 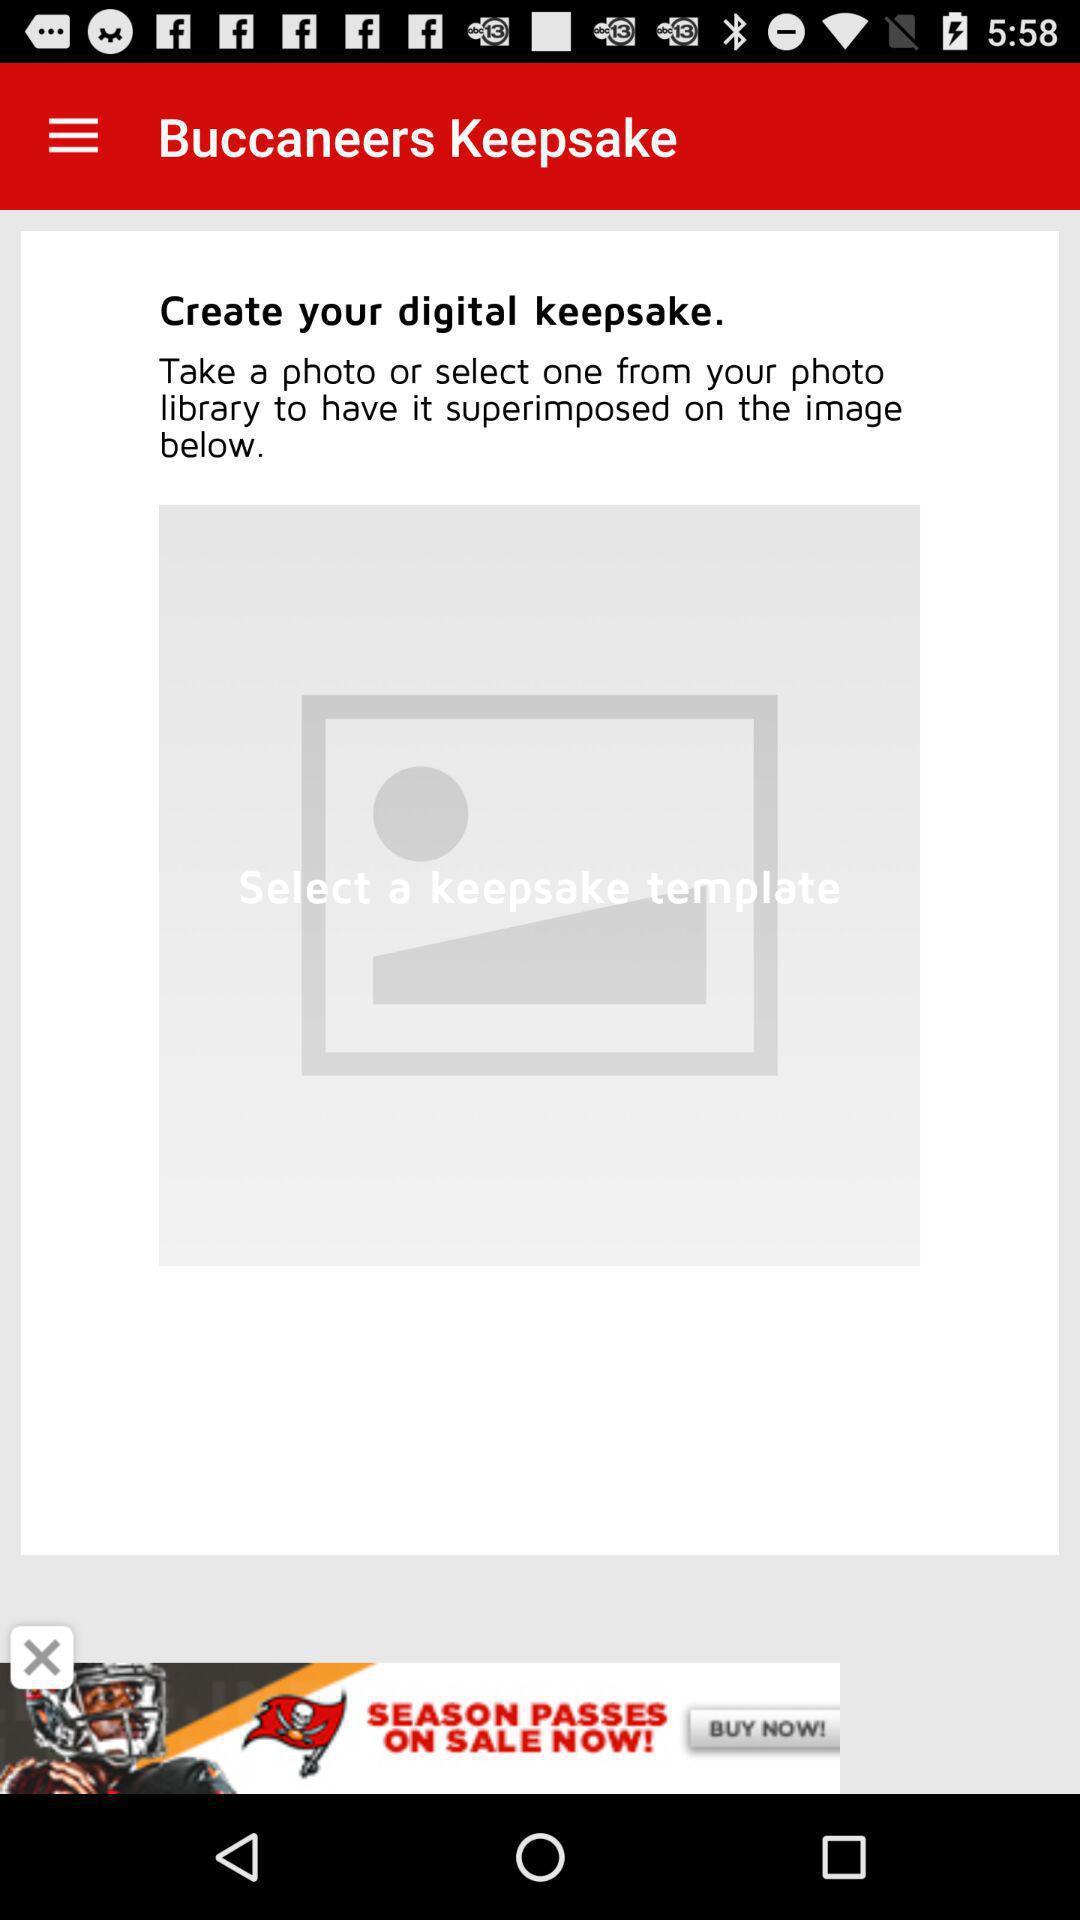 What do you see at coordinates (540, 1727) in the screenshot?
I see `advertisements` at bounding box center [540, 1727].